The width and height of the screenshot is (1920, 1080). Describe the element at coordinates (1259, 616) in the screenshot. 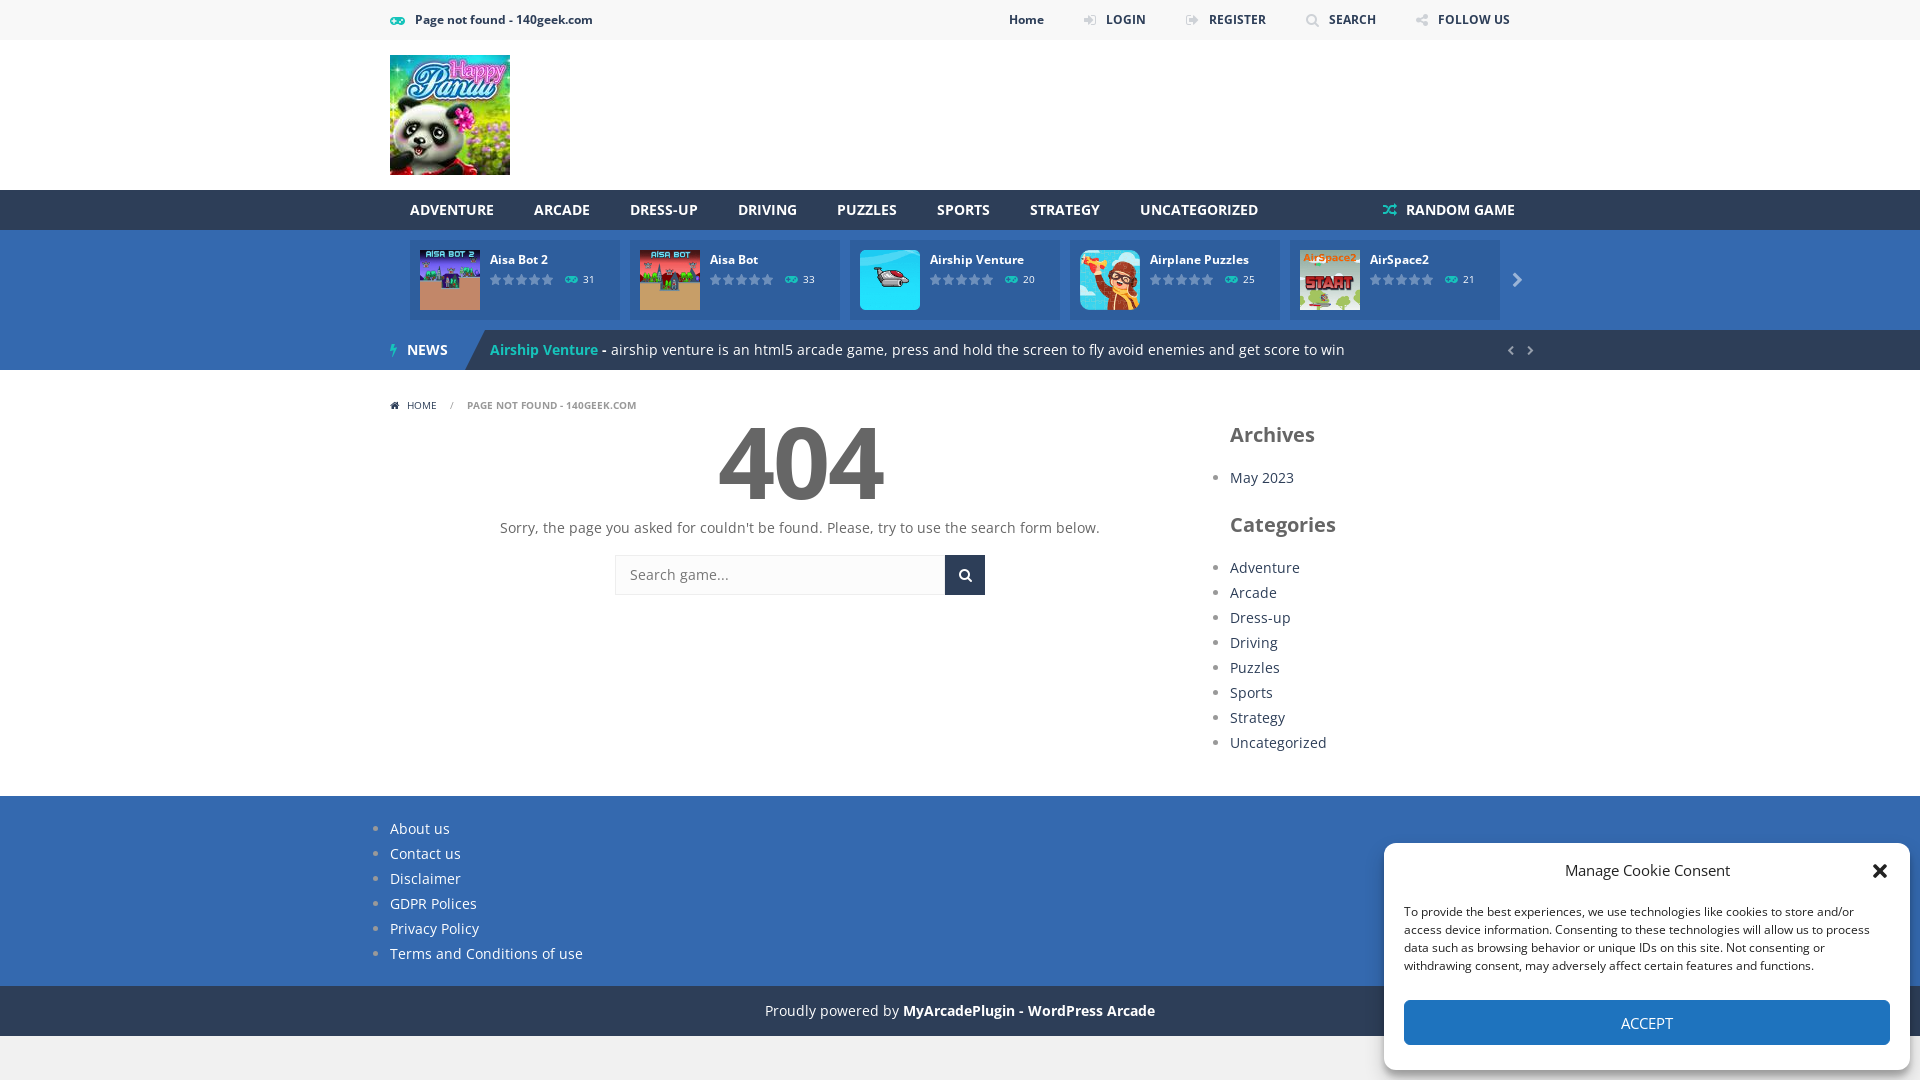

I see `'Dress-up'` at that location.